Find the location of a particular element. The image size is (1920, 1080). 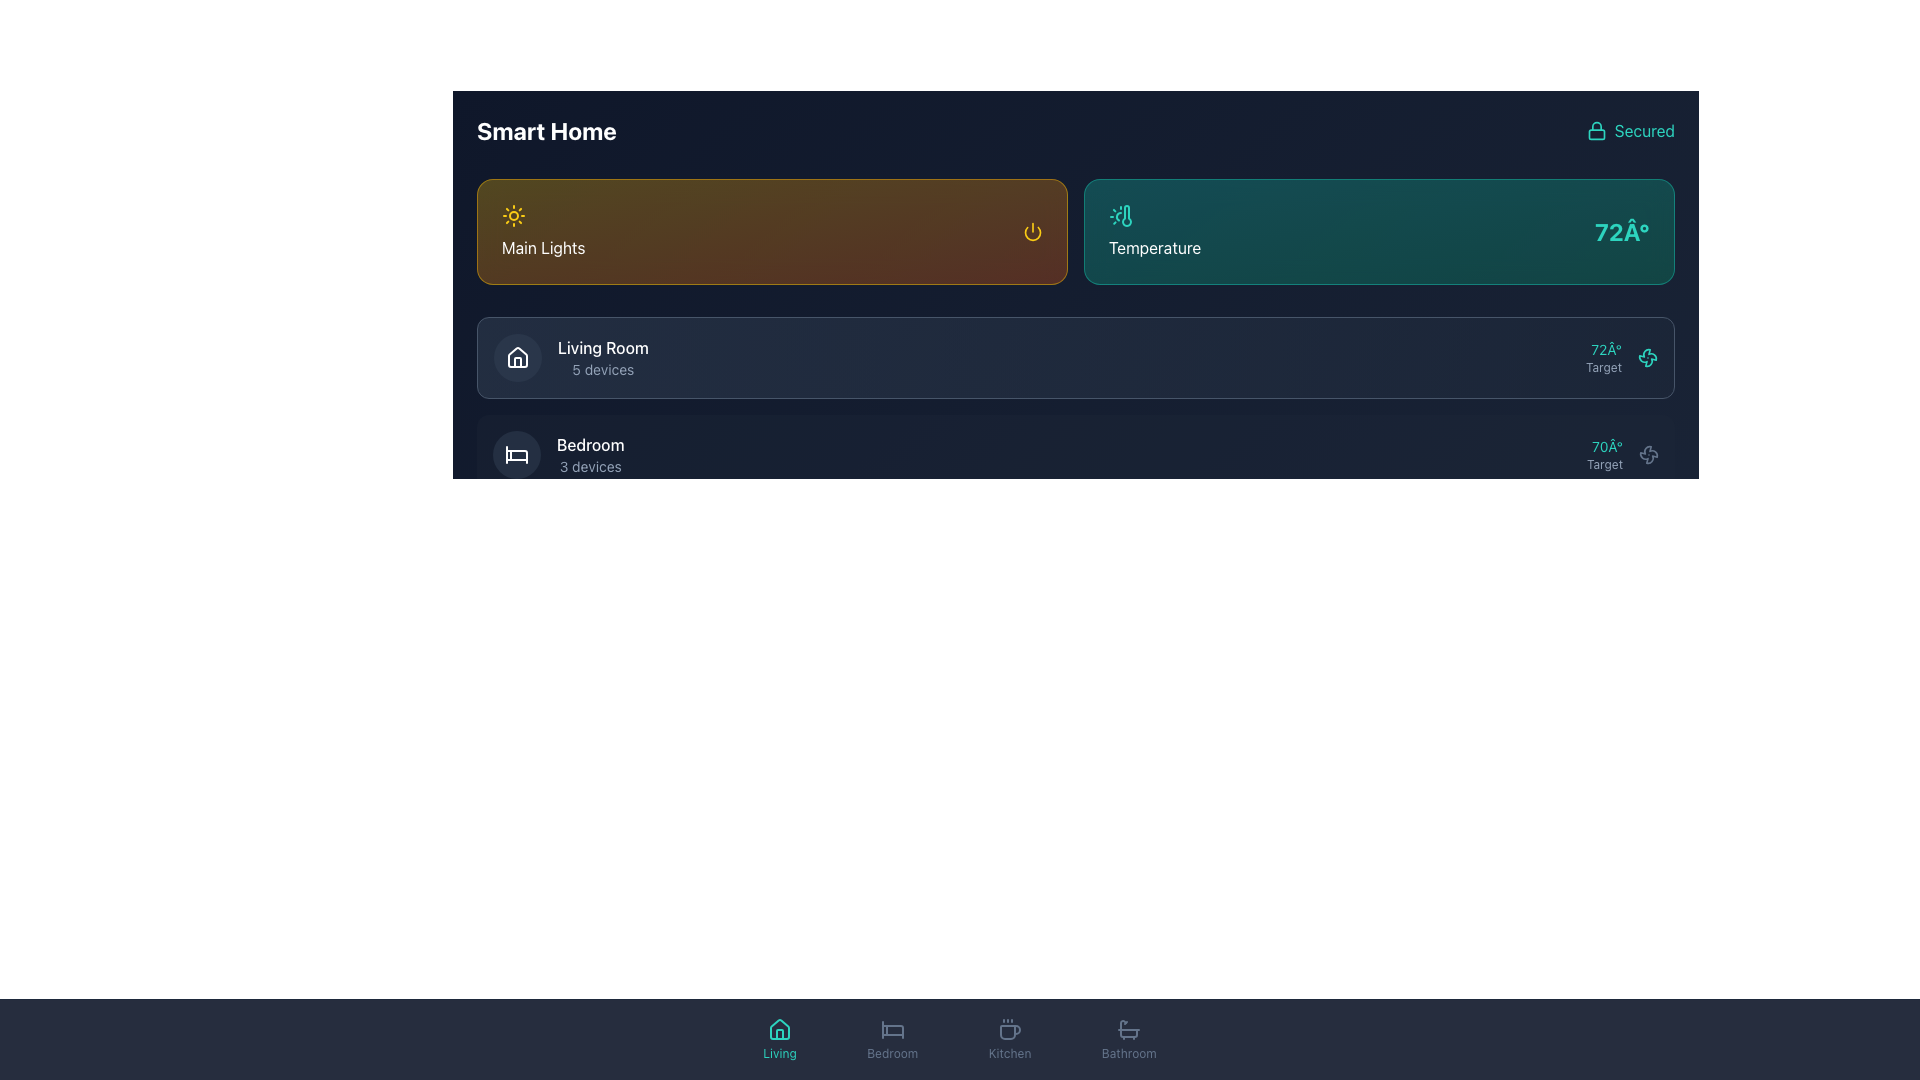

the 'Bedroom' Text Display element, which shows the number of devices present in that room (3 devices) is located at coordinates (589, 455).